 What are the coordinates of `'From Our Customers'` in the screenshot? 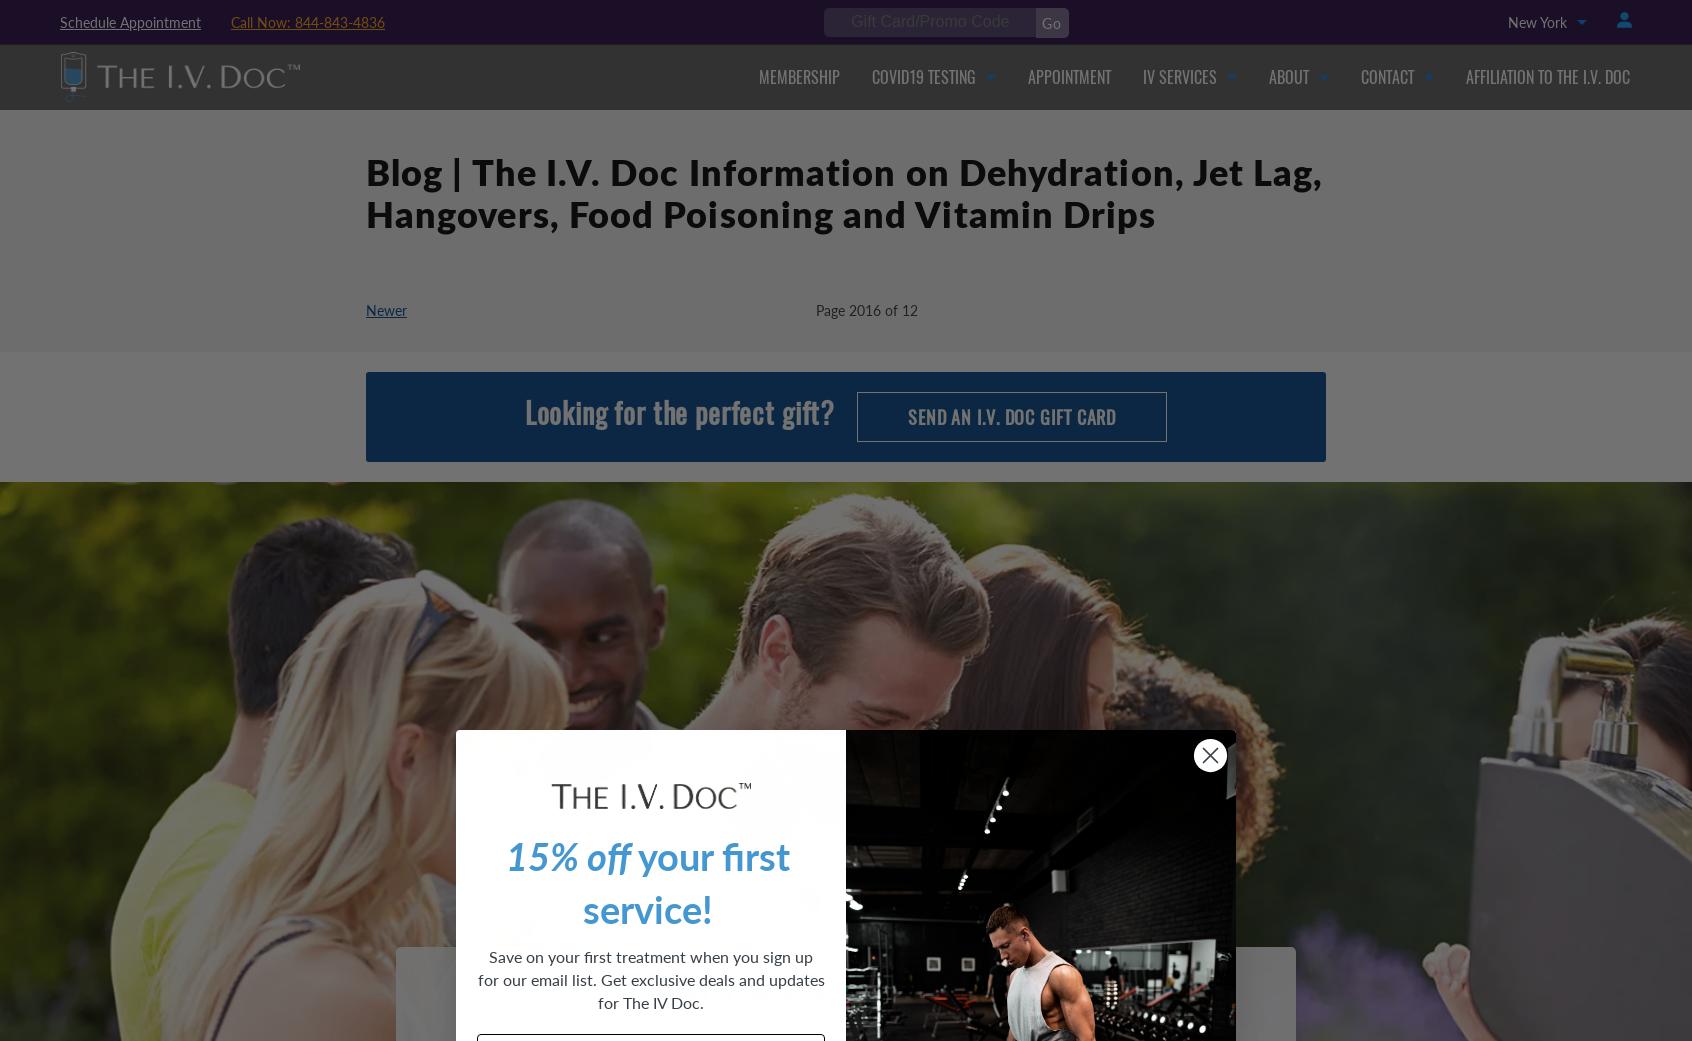 It's located at (845, 986).